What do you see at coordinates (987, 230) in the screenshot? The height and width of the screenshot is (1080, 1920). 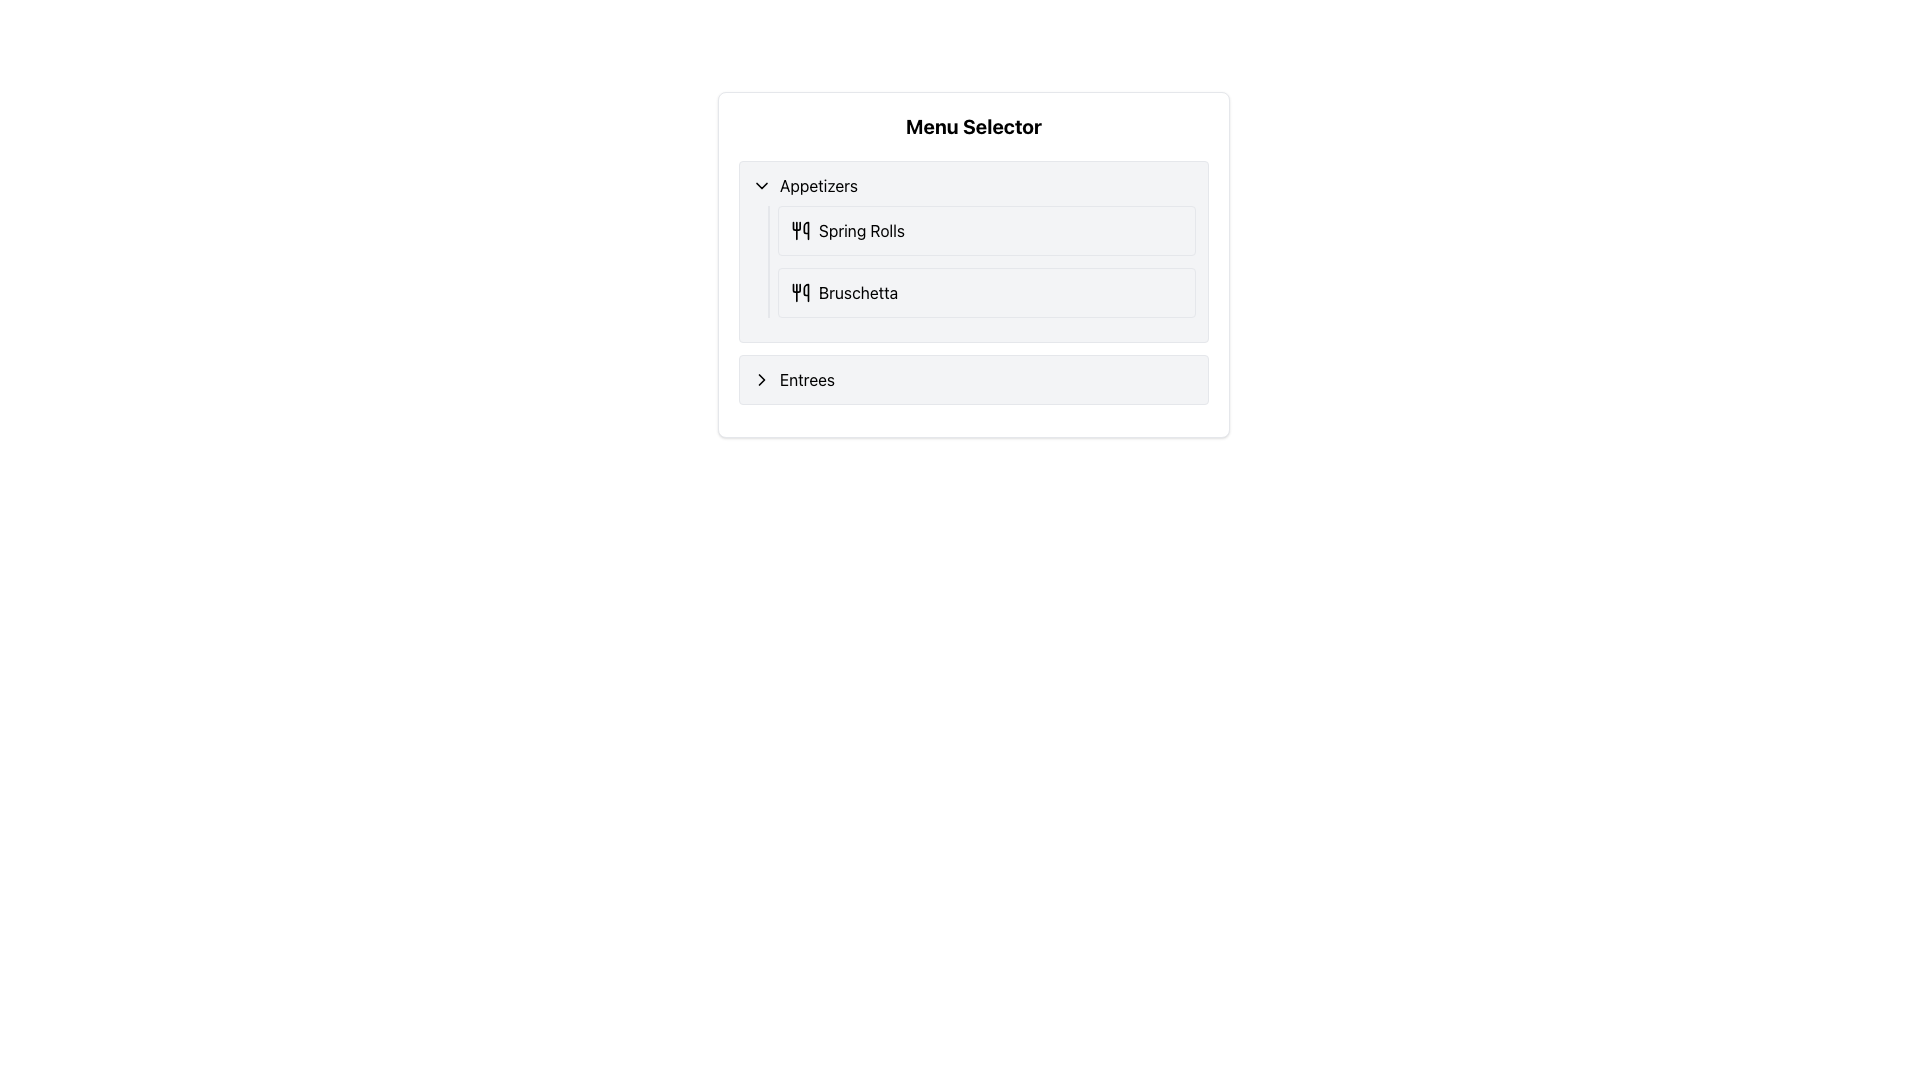 I see `the menu item for 'Spring Rolls' located in the 'Appetizers' section` at bounding box center [987, 230].